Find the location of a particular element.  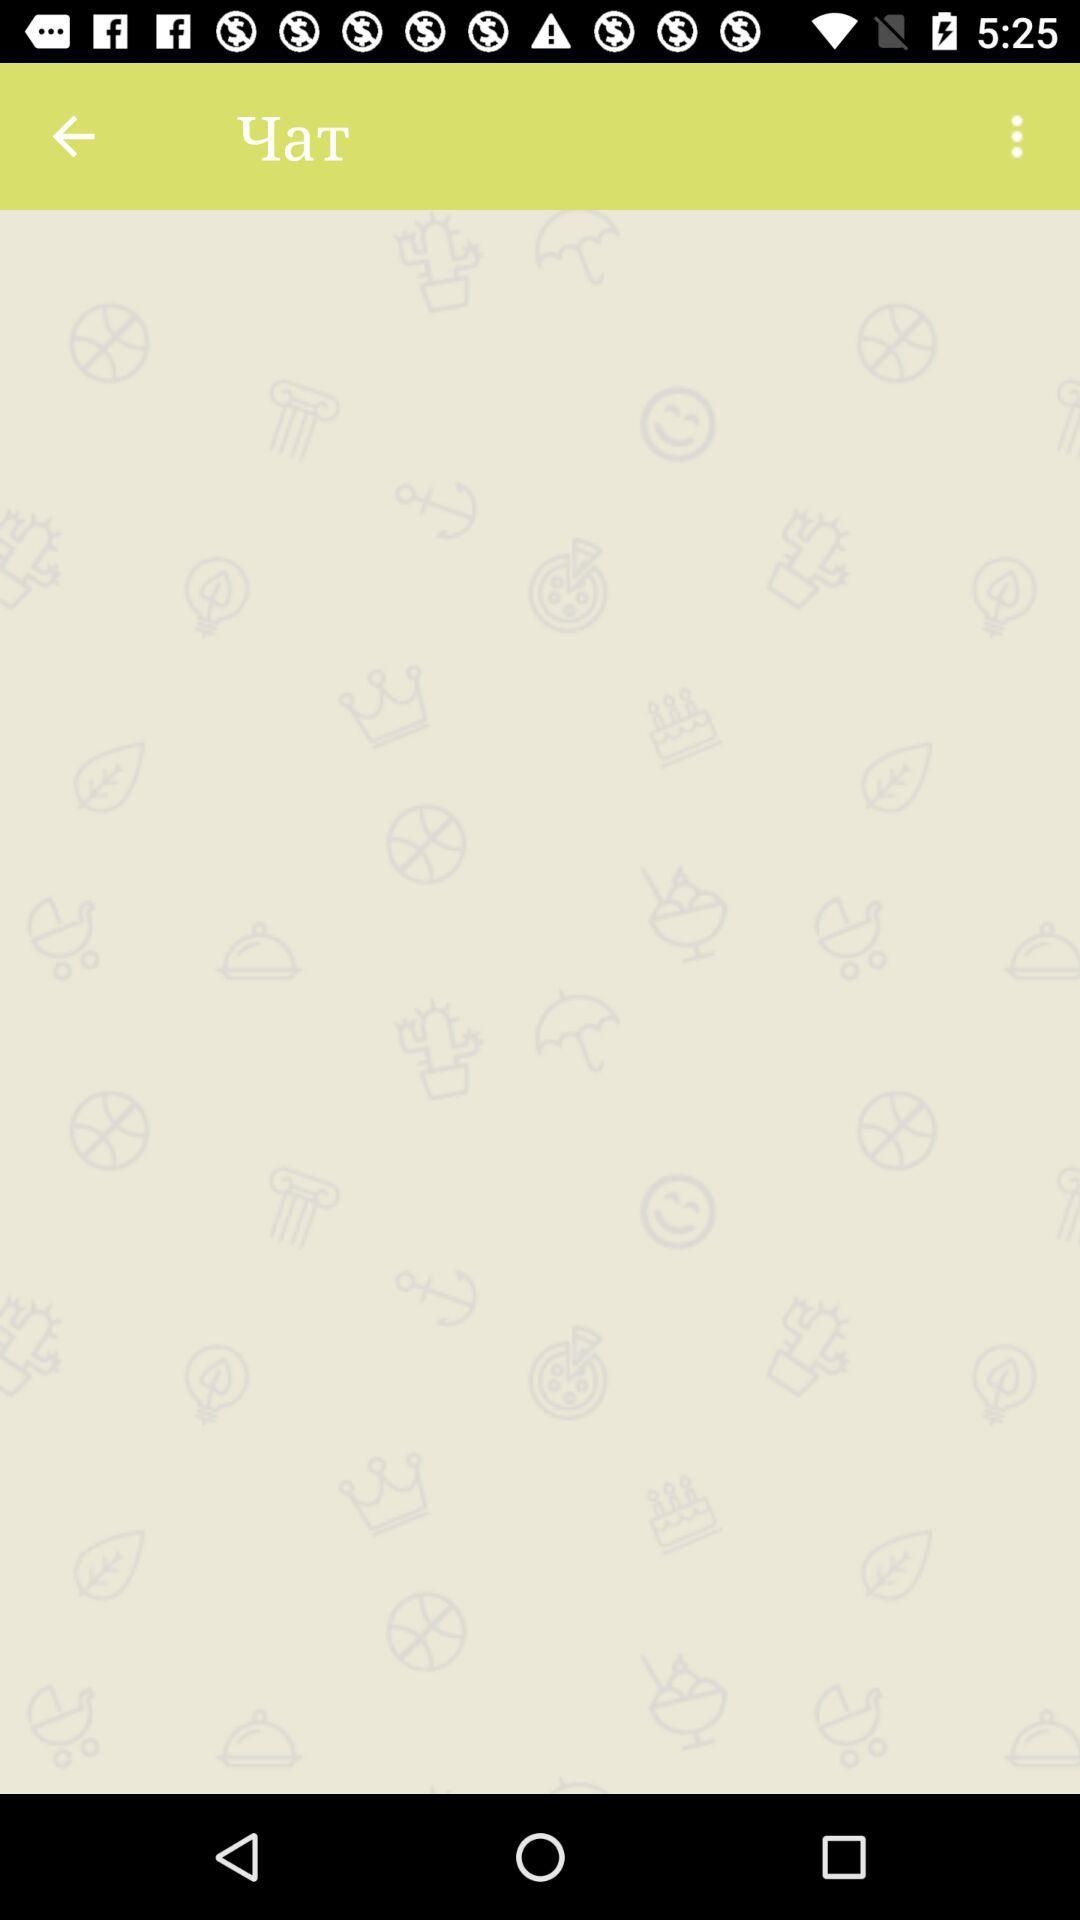

options is located at coordinates (1017, 135).